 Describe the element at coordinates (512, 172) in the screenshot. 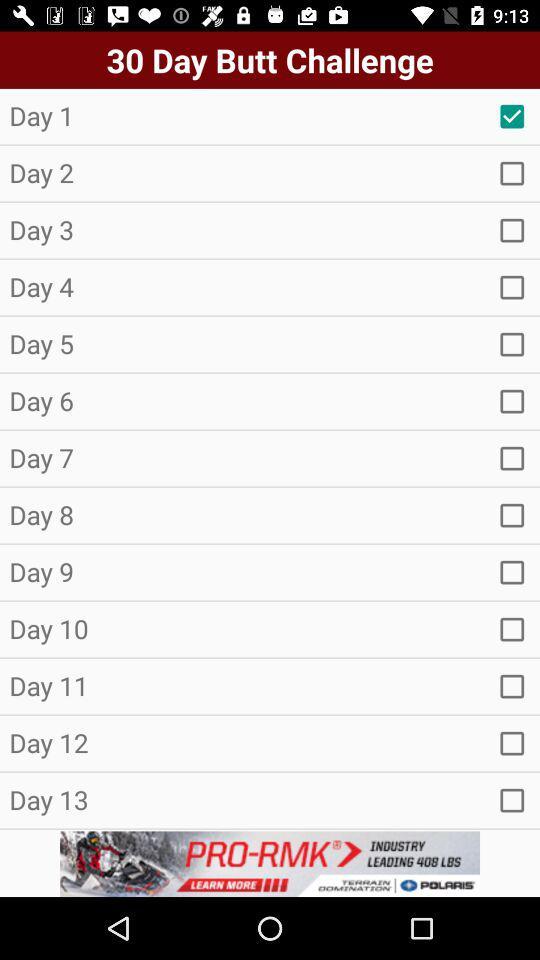

I see `day select button` at that location.